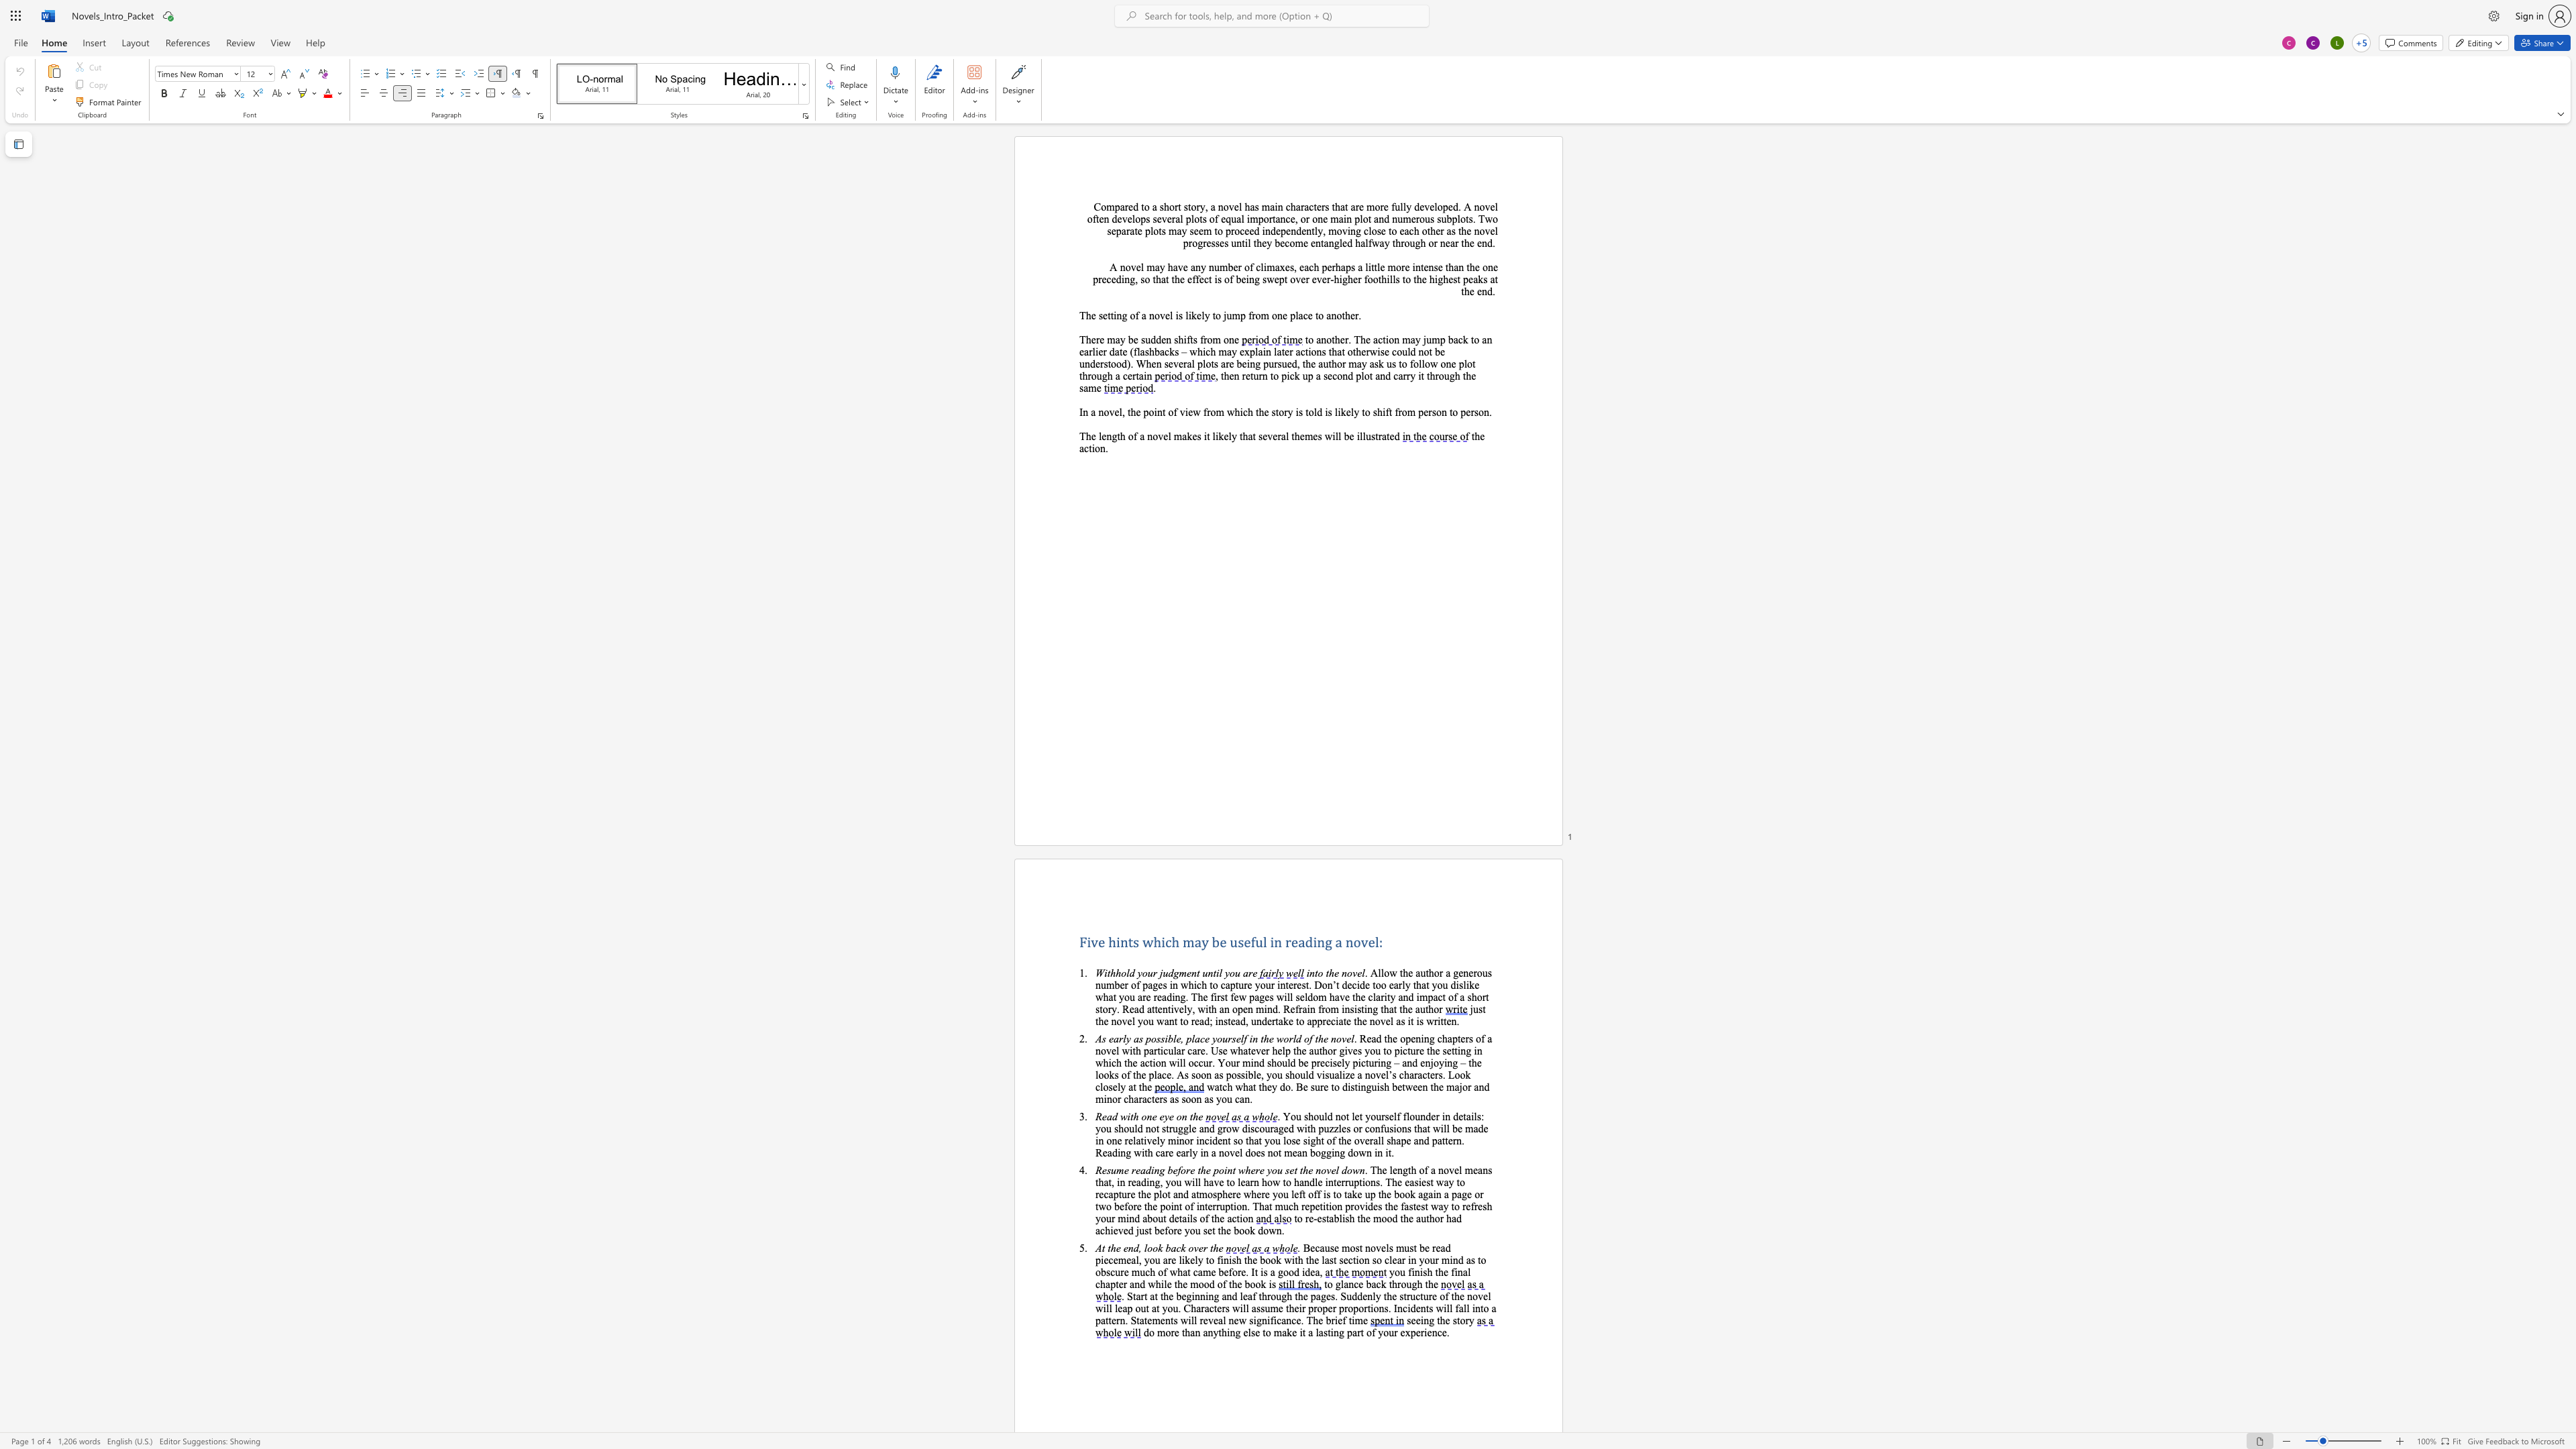 This screenshot has width=2576, height=1449. Describe the element at coordinates (1412, 339) in the screenshot. I see `the 3th character "a" in the text` at that location.